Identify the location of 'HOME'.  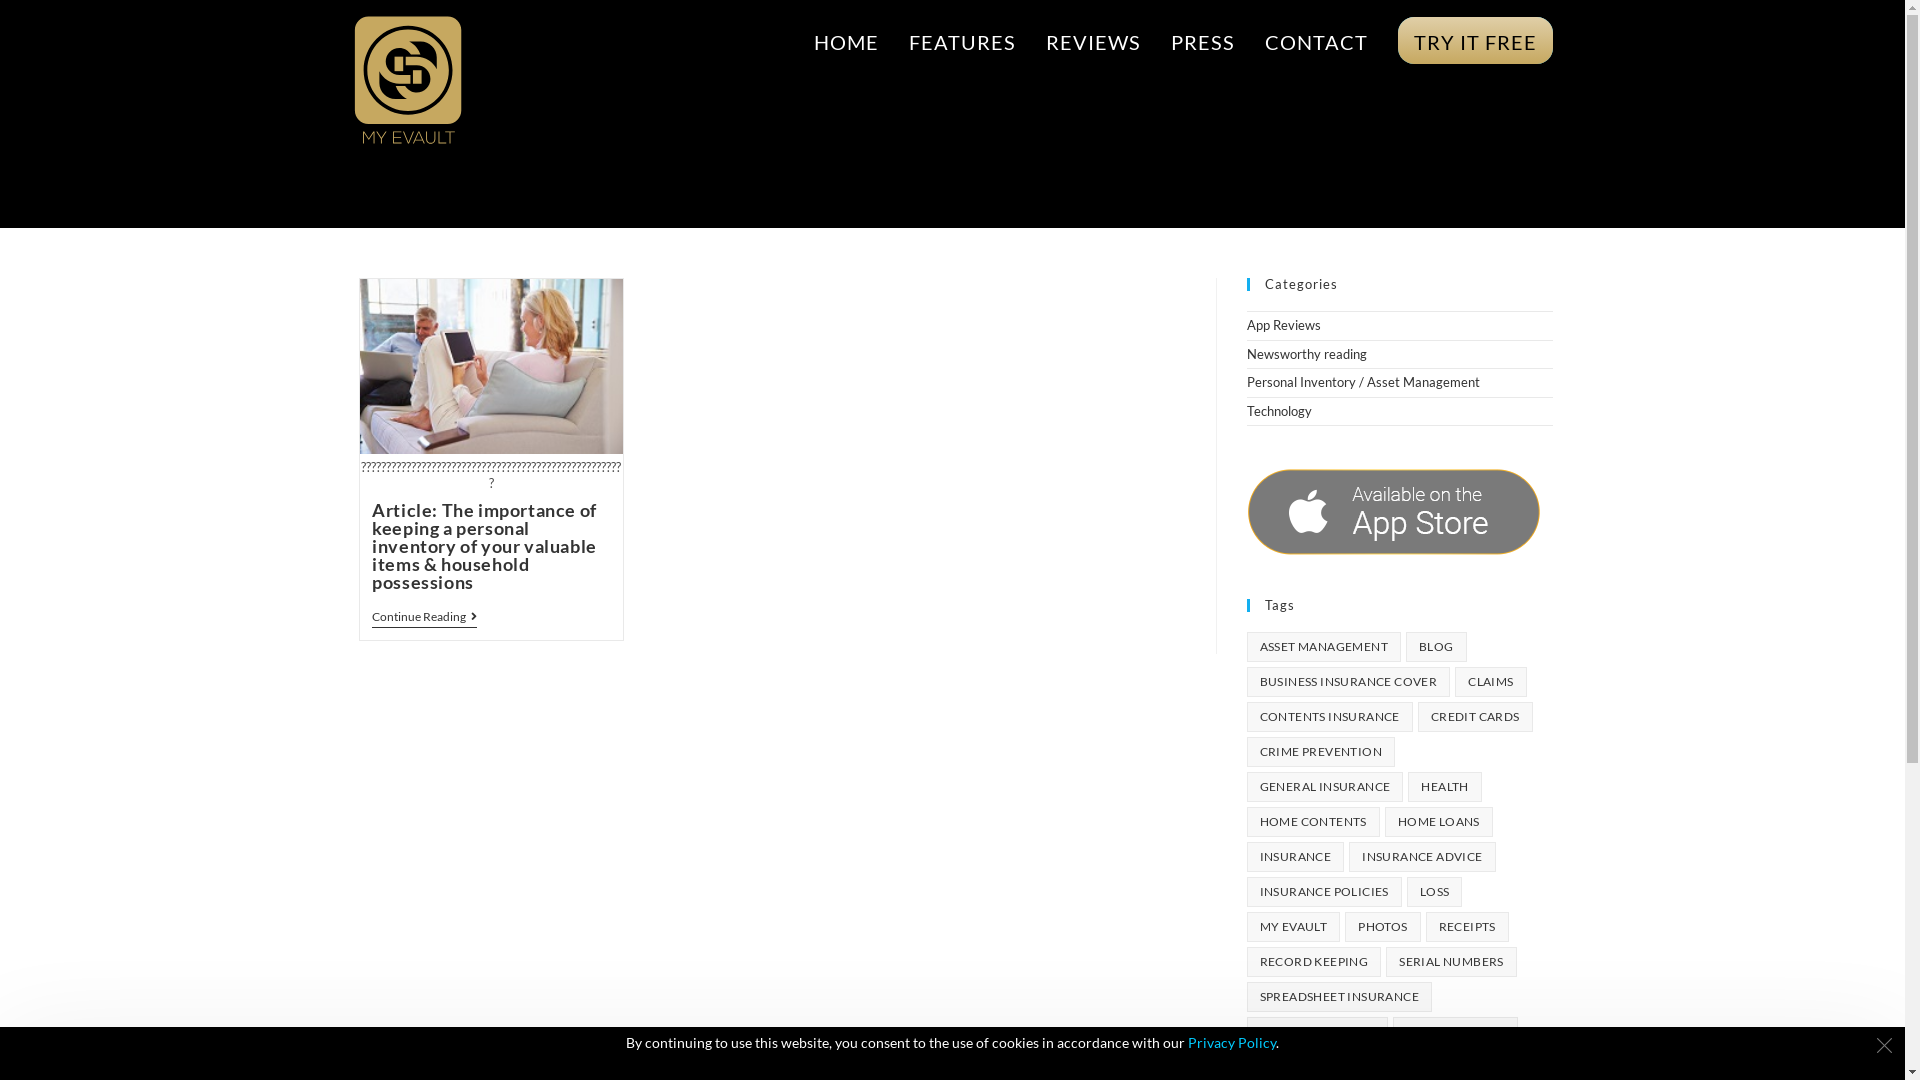
(845, 42).